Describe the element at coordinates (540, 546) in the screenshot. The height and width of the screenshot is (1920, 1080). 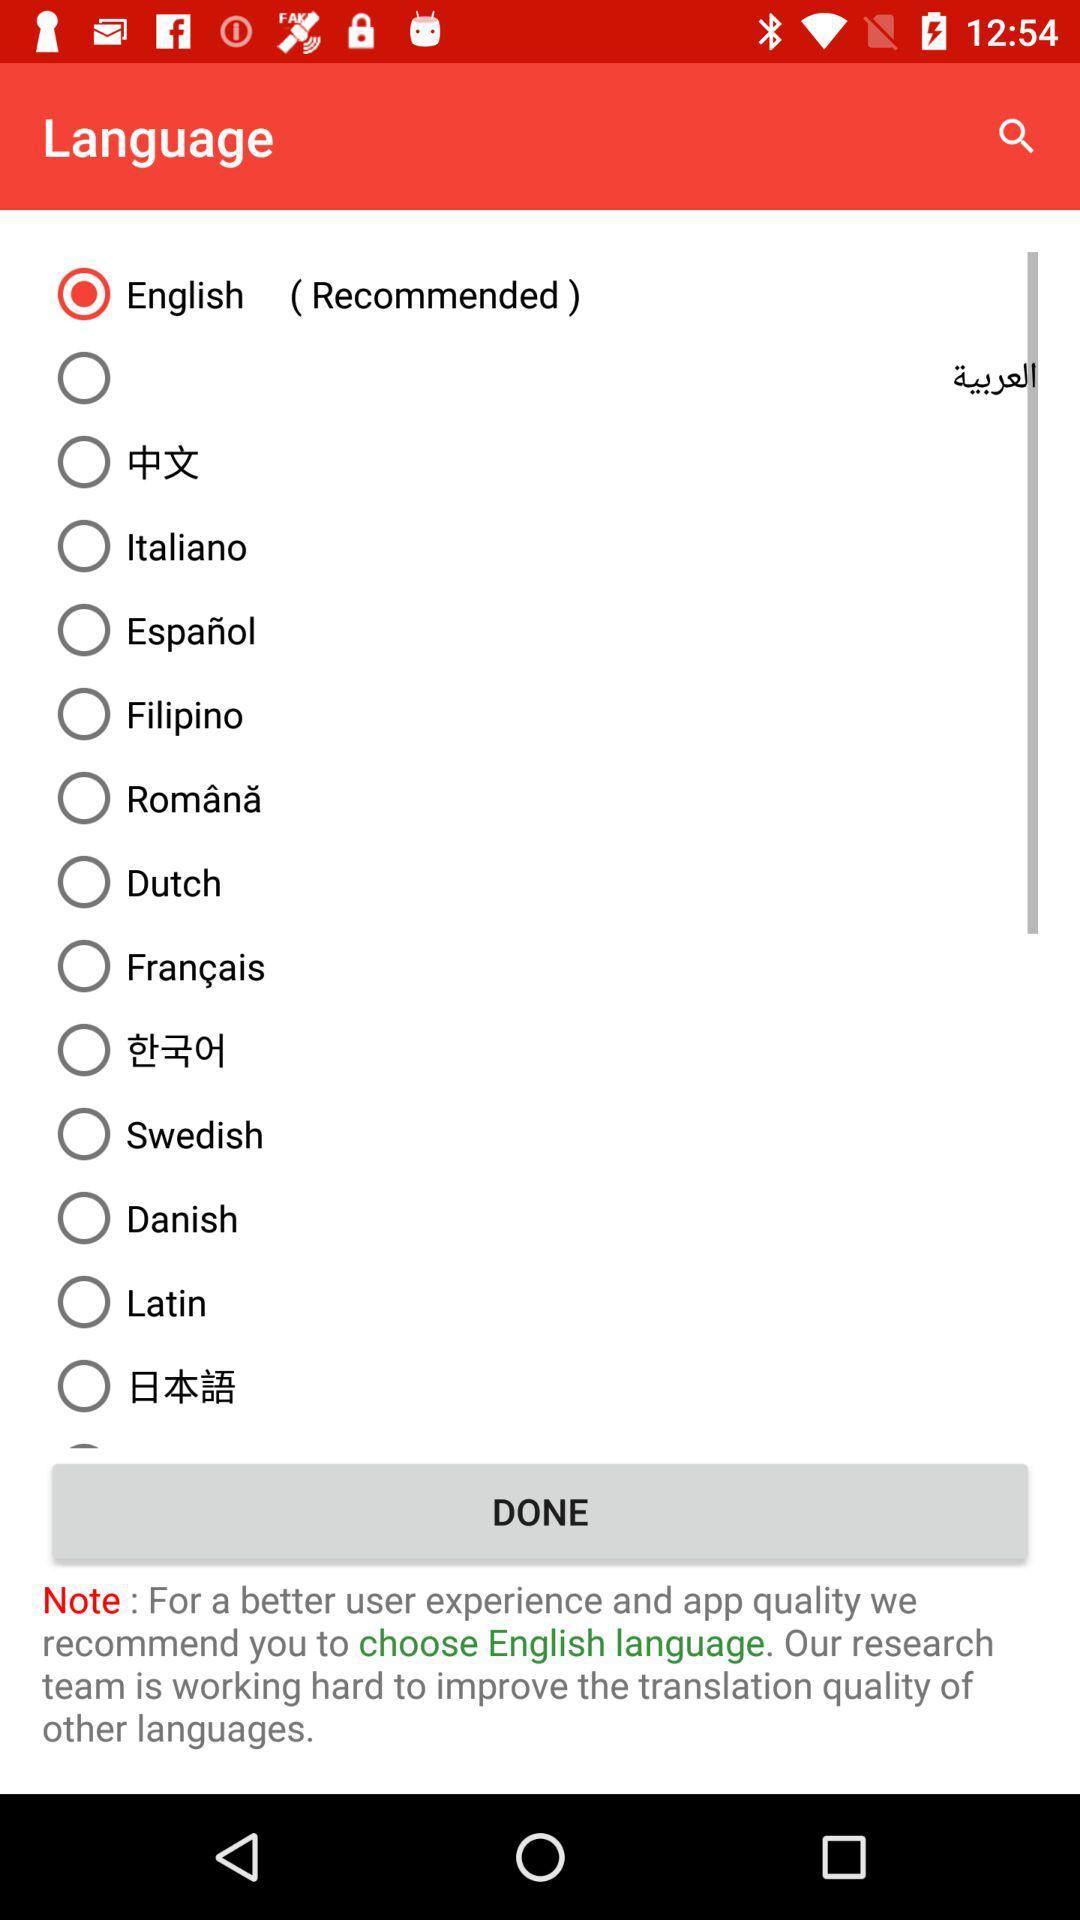
I see `the italiano item` at that location.